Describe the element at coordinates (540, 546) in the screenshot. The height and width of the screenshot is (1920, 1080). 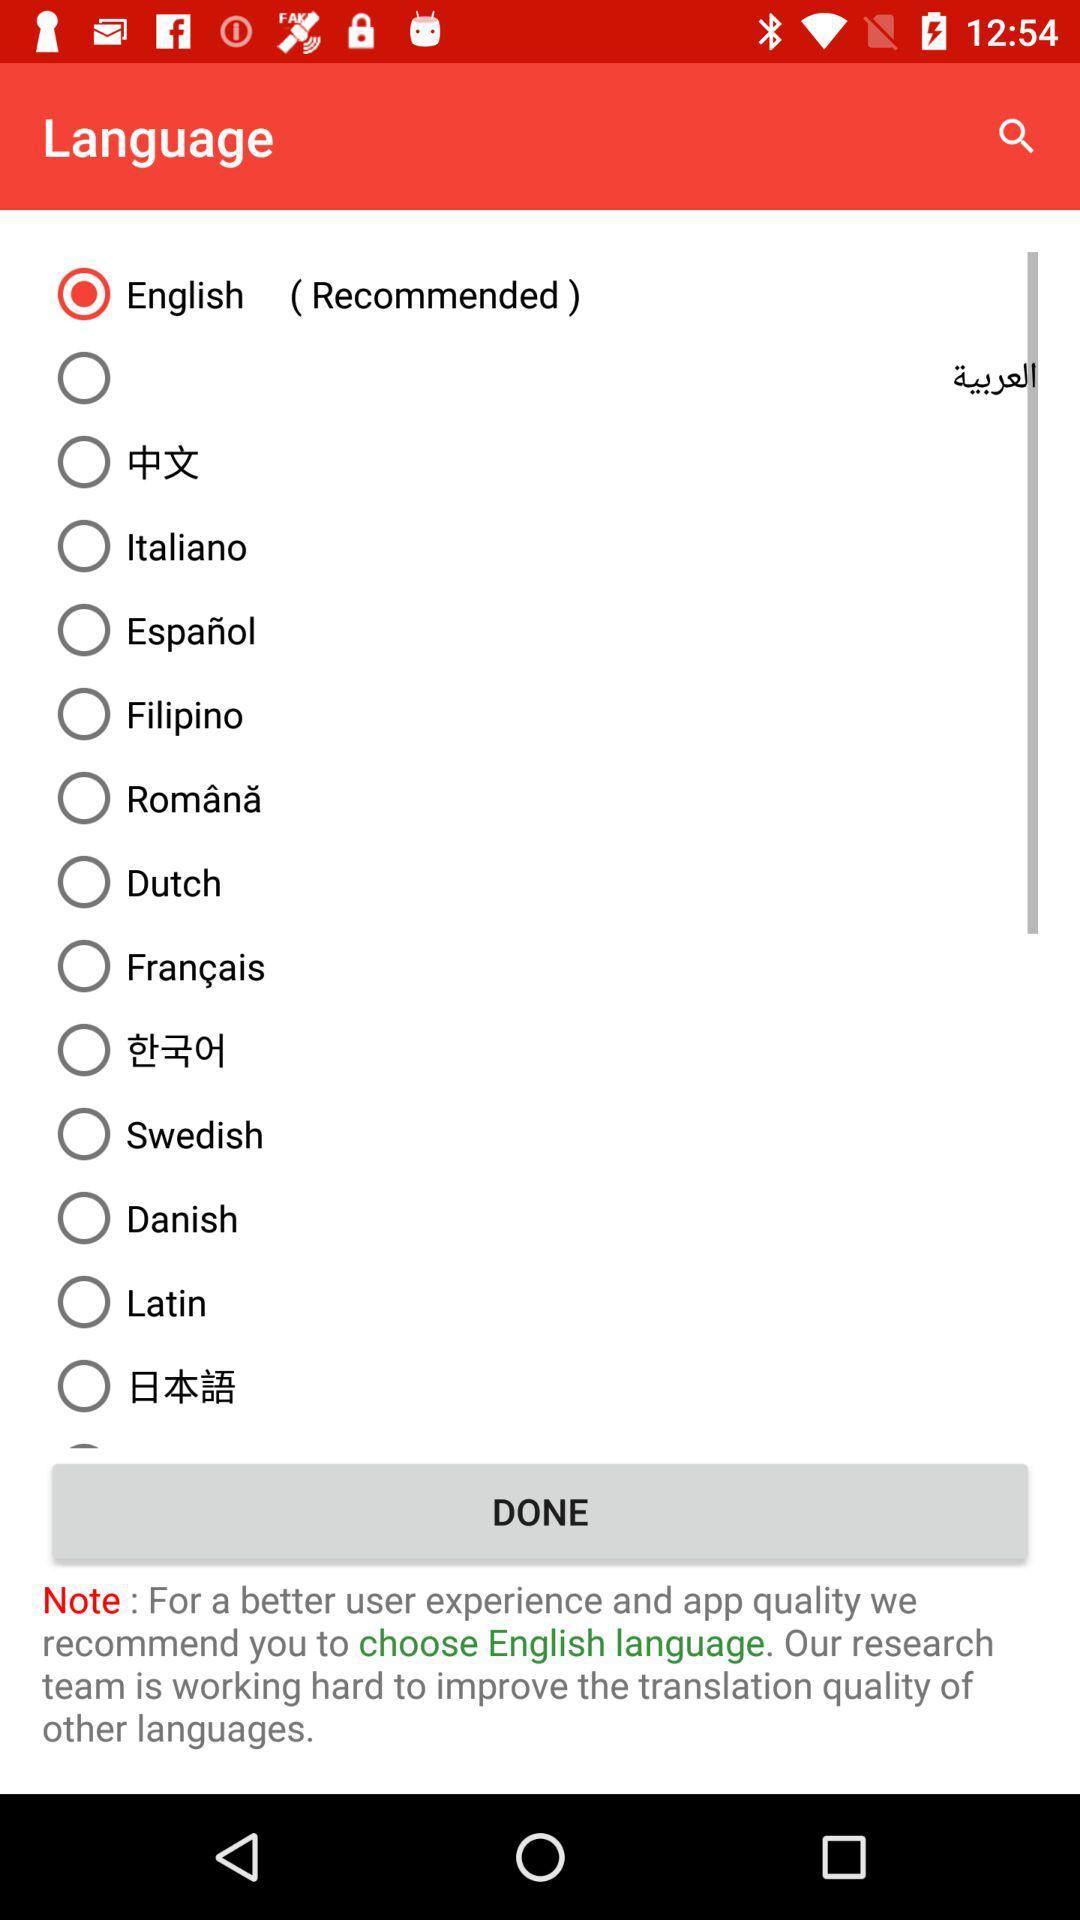
I see `the italiano item` at that location.